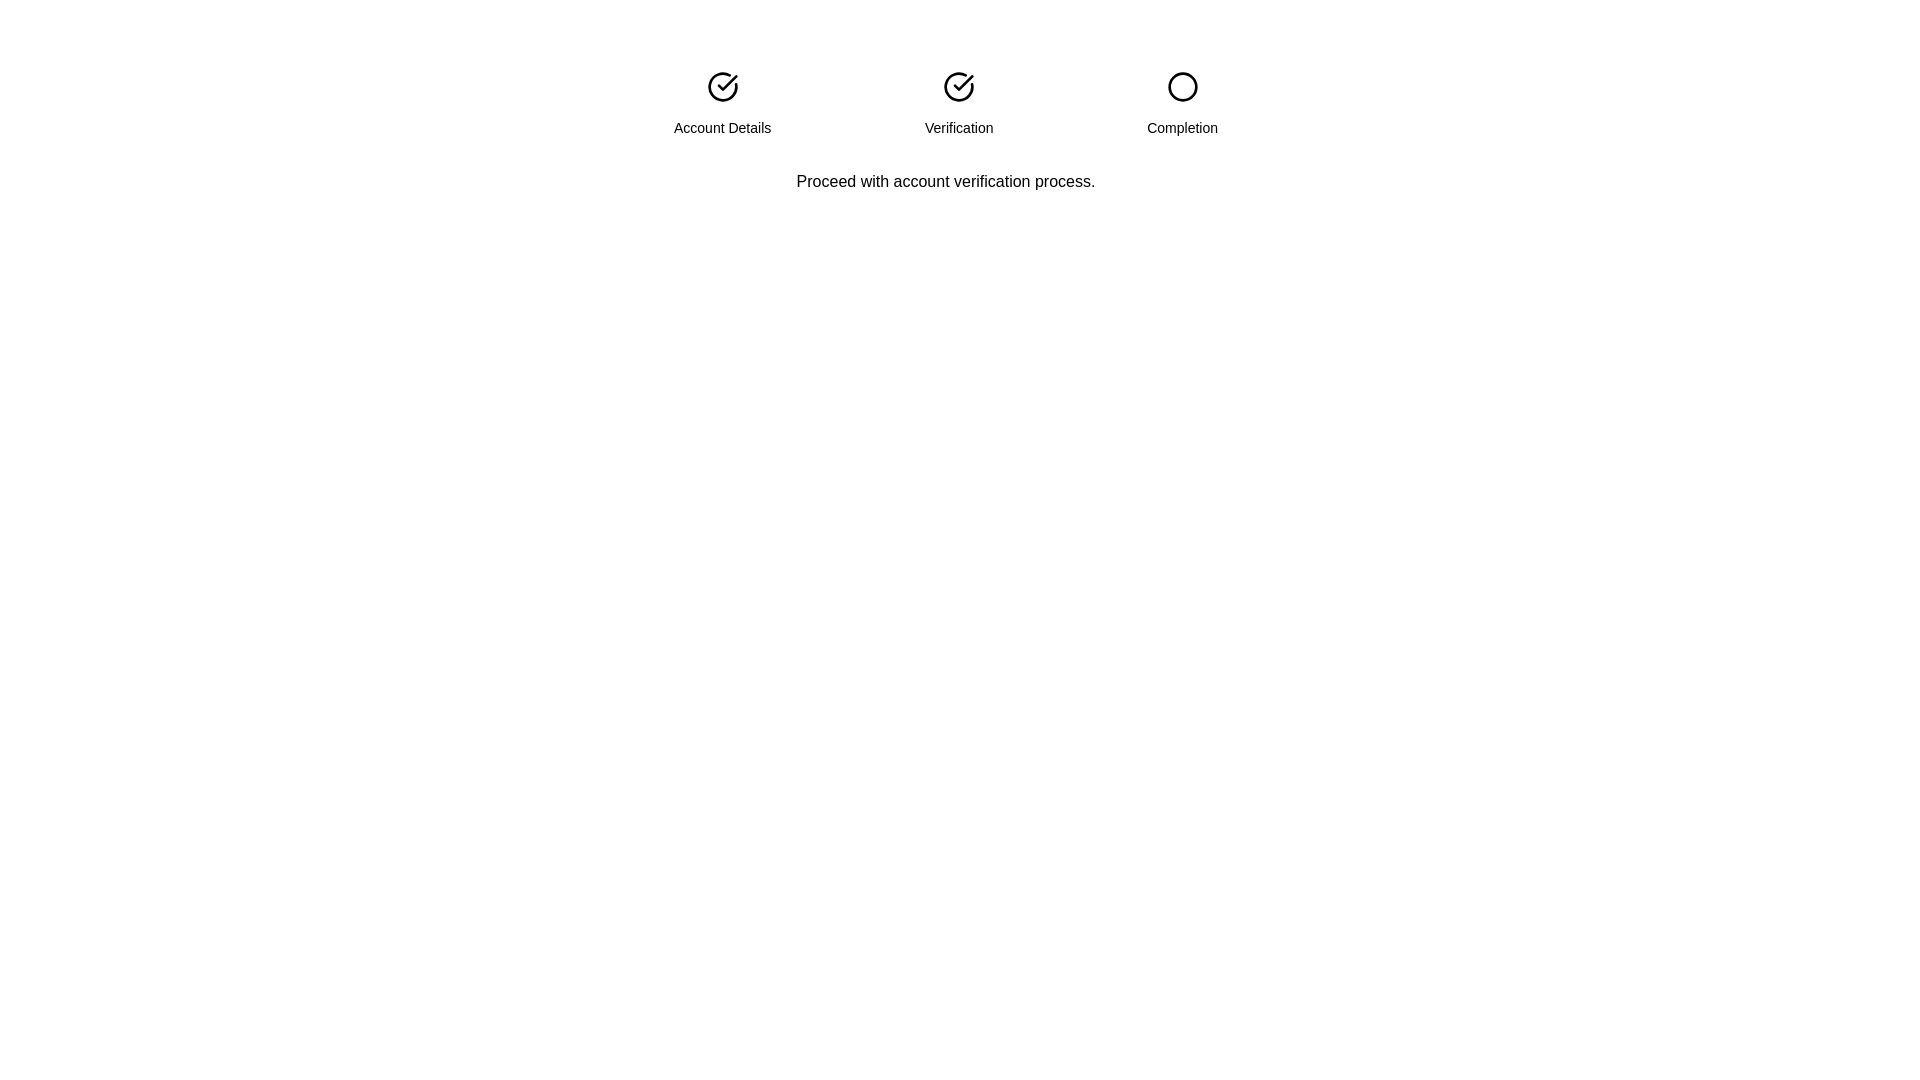  What do you see at coordinates (1182, 104) in the screenshot?
I see `the 'Completion' step label in the step indicator, which is the third element on the far-right of the series` at bounding box center [1182, 104].